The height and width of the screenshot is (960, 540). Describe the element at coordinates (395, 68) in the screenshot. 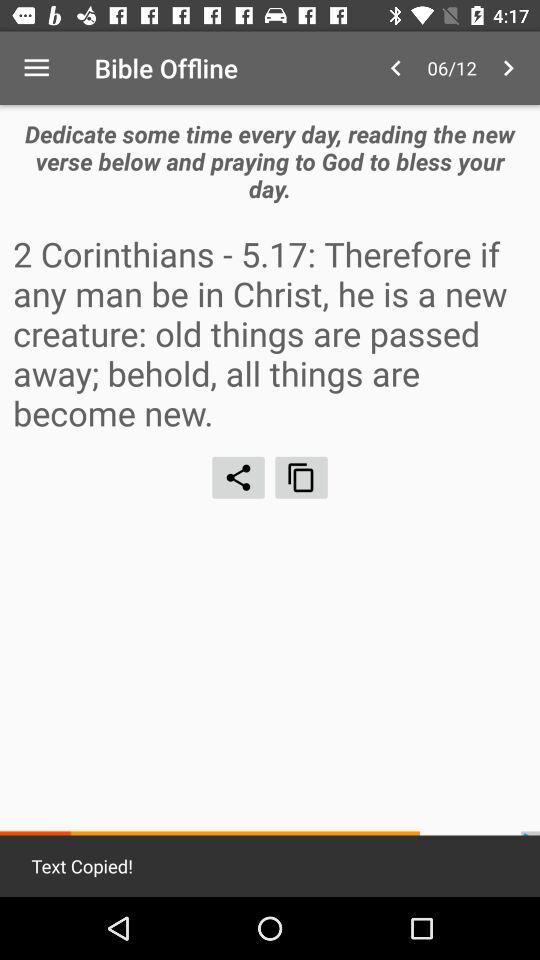

I see `item to the left of 06/12 icon` at that location.